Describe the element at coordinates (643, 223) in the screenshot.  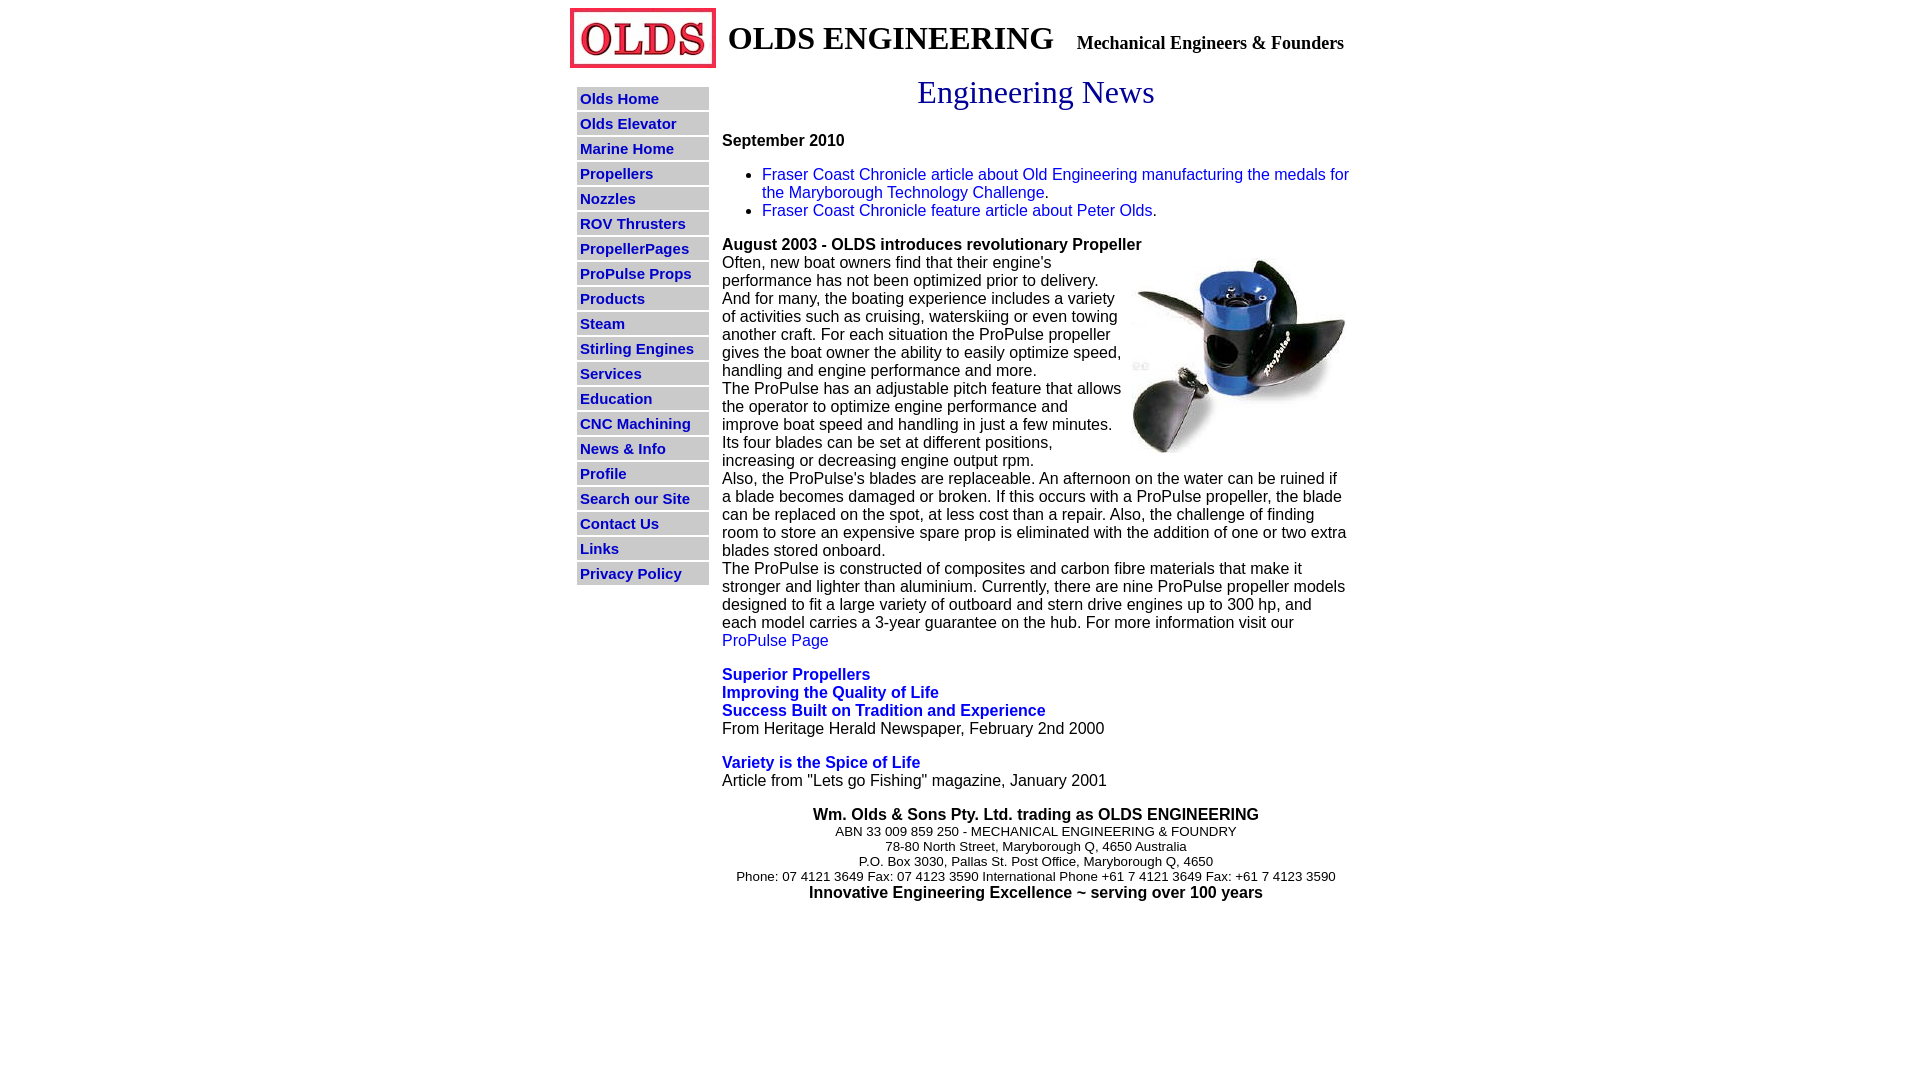
I see `'ROV Thrusters'` at that location.